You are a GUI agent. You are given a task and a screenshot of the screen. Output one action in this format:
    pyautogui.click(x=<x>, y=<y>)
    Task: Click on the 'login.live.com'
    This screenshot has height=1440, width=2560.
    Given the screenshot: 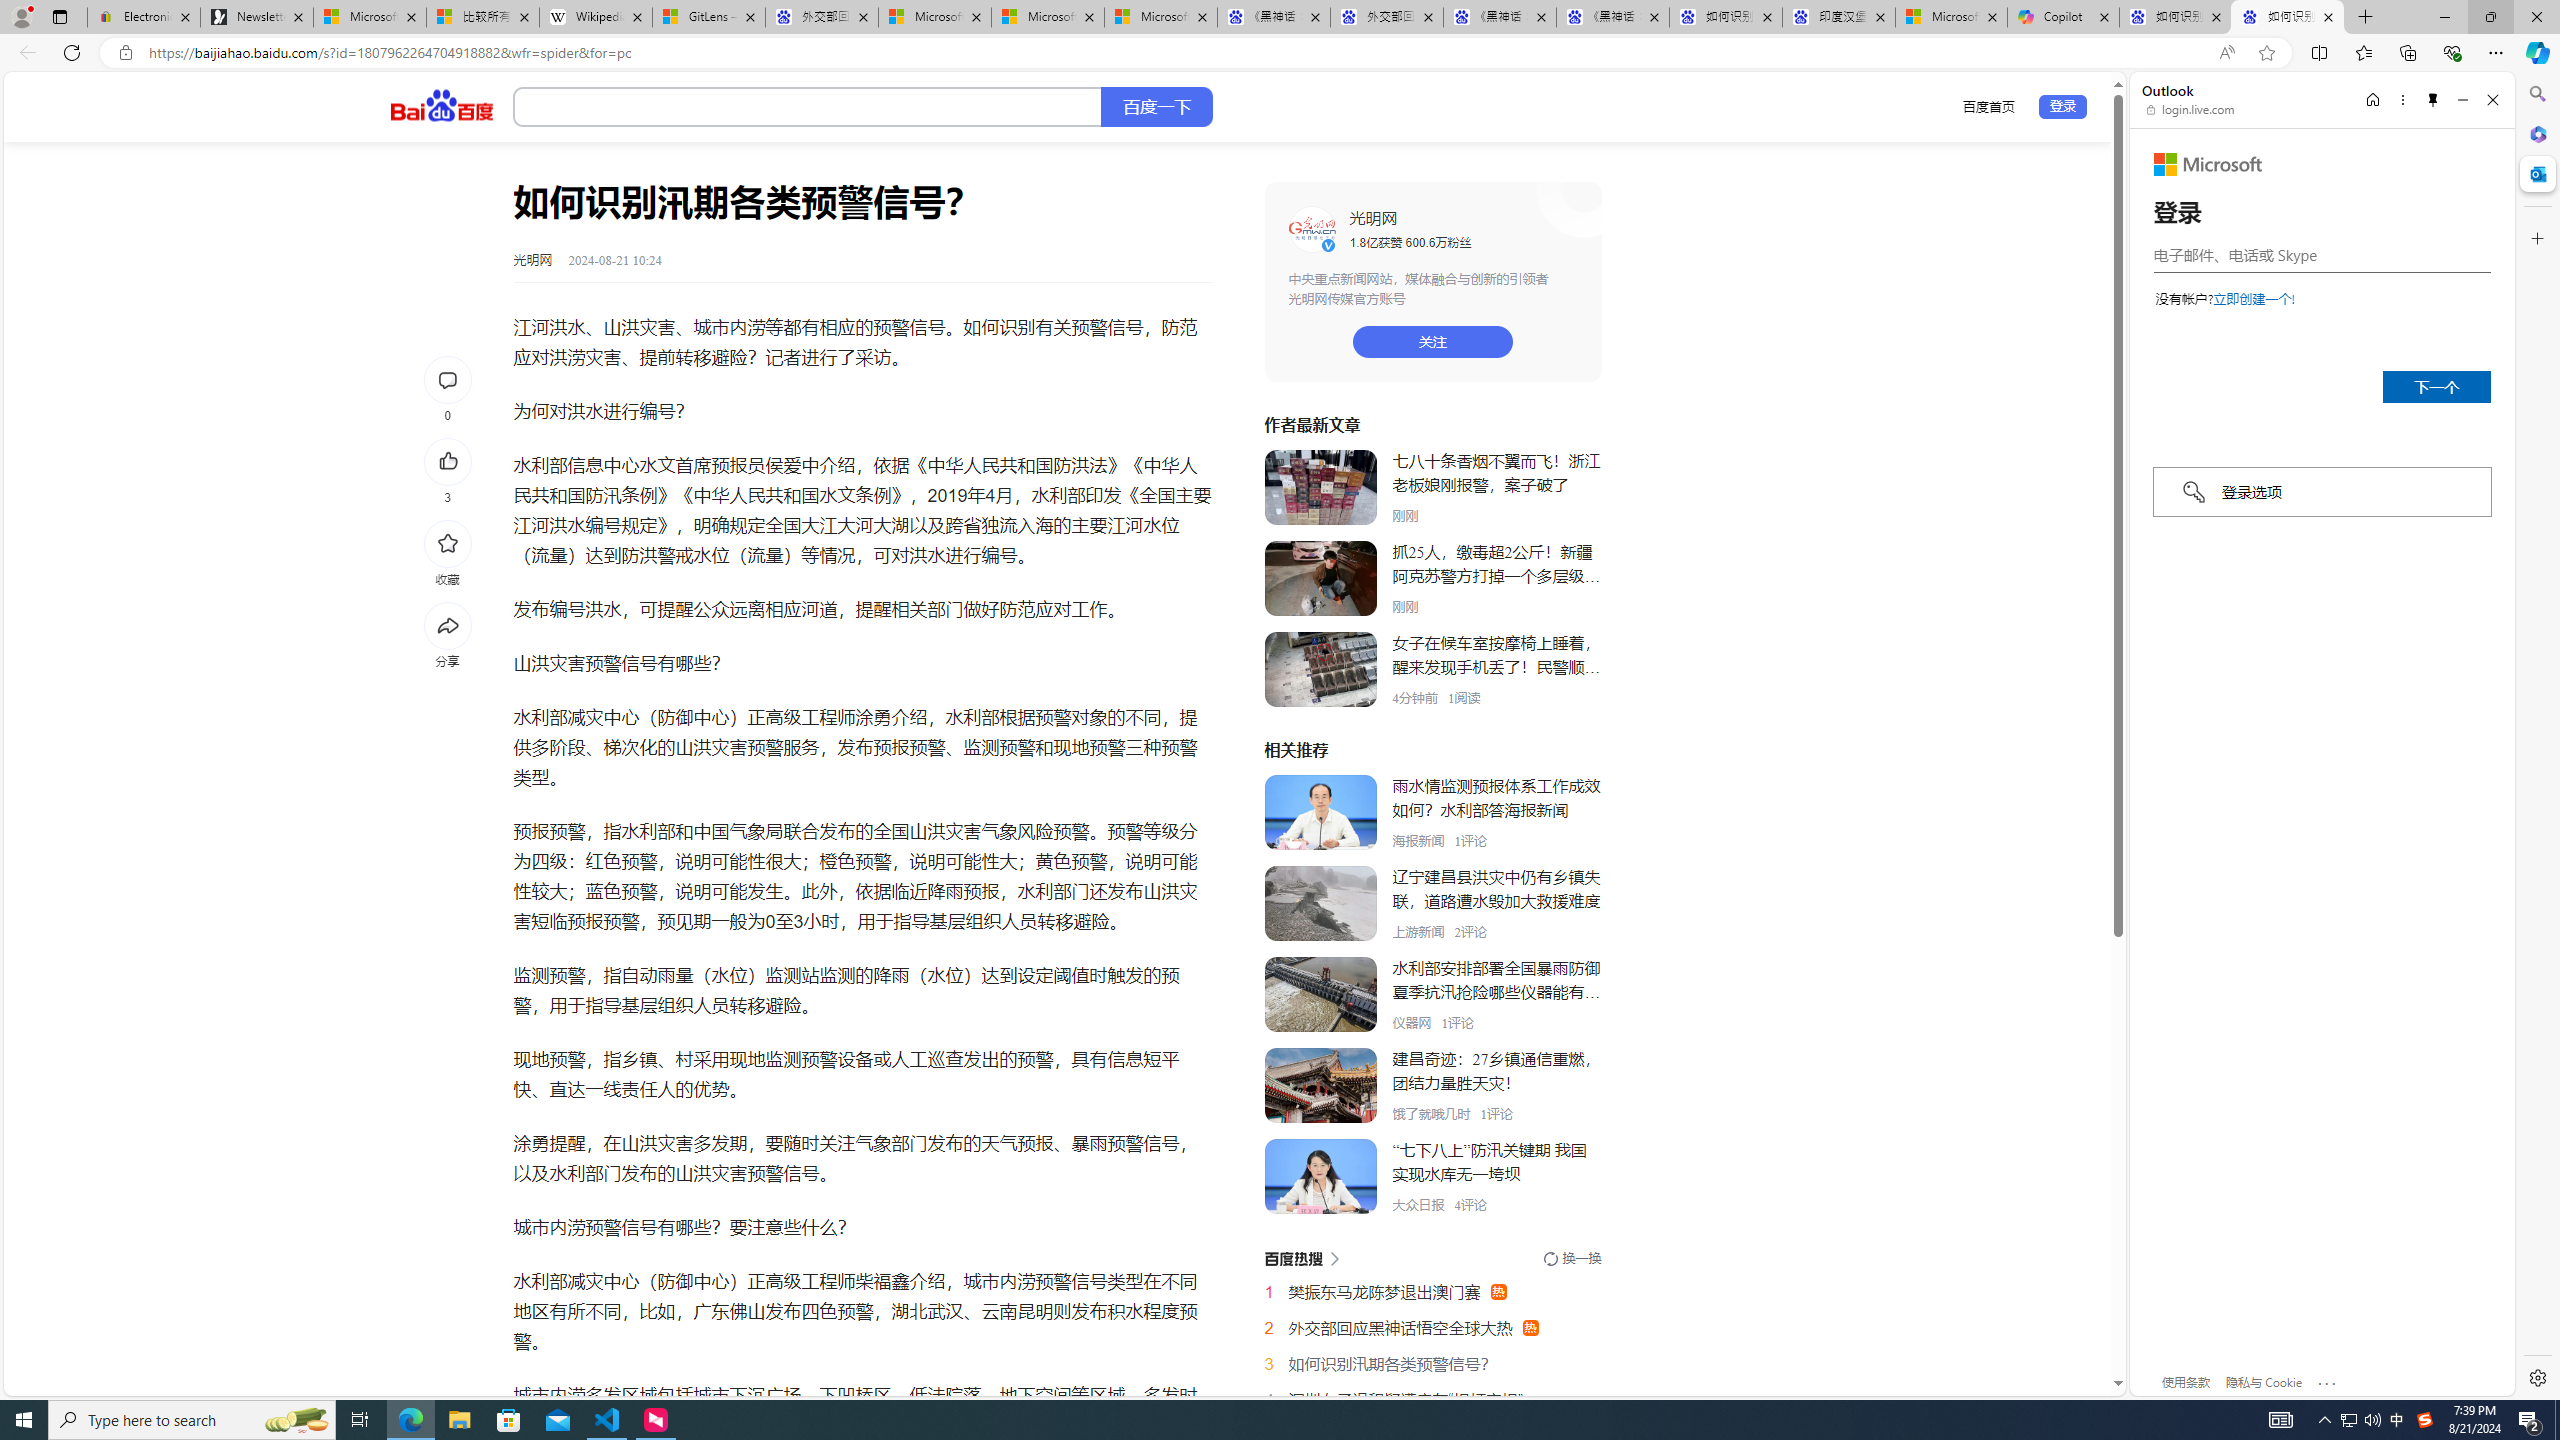 What is the action you would take?
    pyautogui.click(x=2190, y=108)
    